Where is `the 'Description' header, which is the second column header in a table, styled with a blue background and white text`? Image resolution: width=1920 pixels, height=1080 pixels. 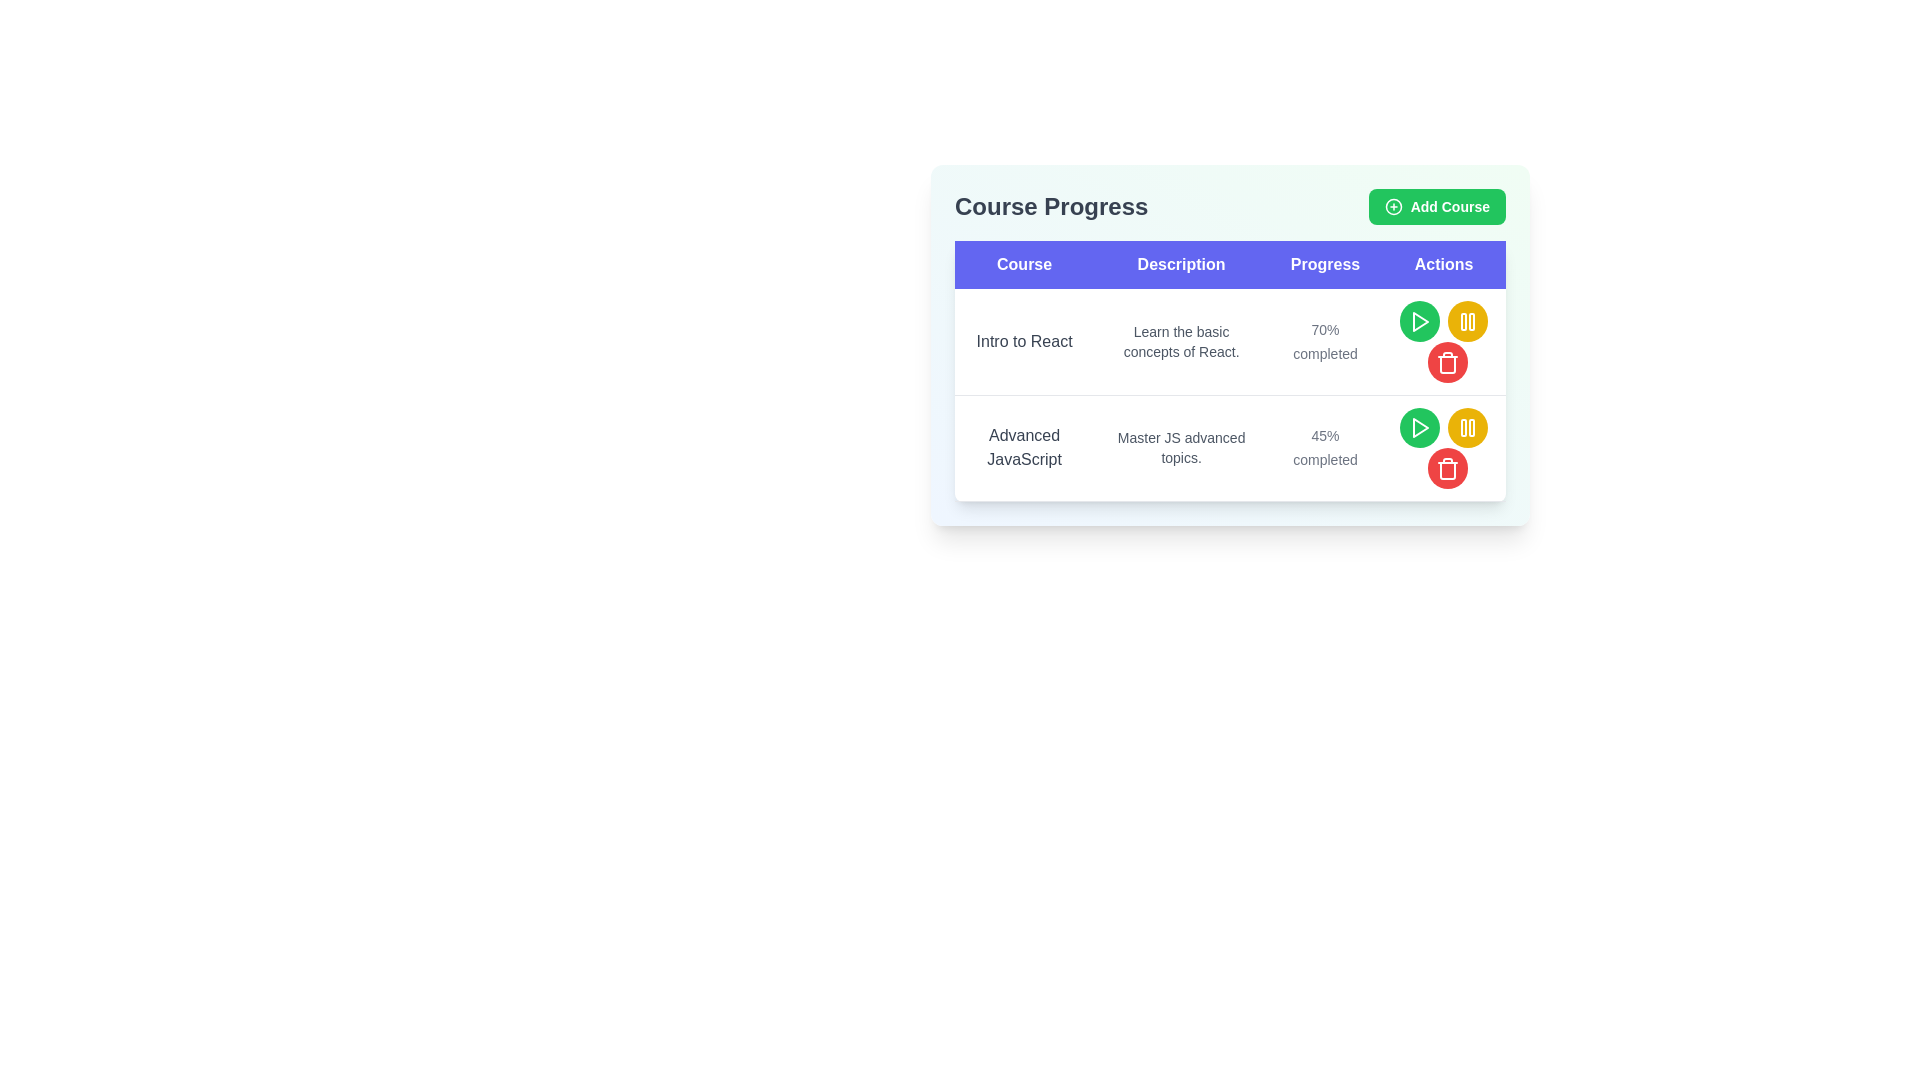
the 'Description' header, which is the second column header in a table, styled with a blue background and white text is located at coordinates (1181, 264).